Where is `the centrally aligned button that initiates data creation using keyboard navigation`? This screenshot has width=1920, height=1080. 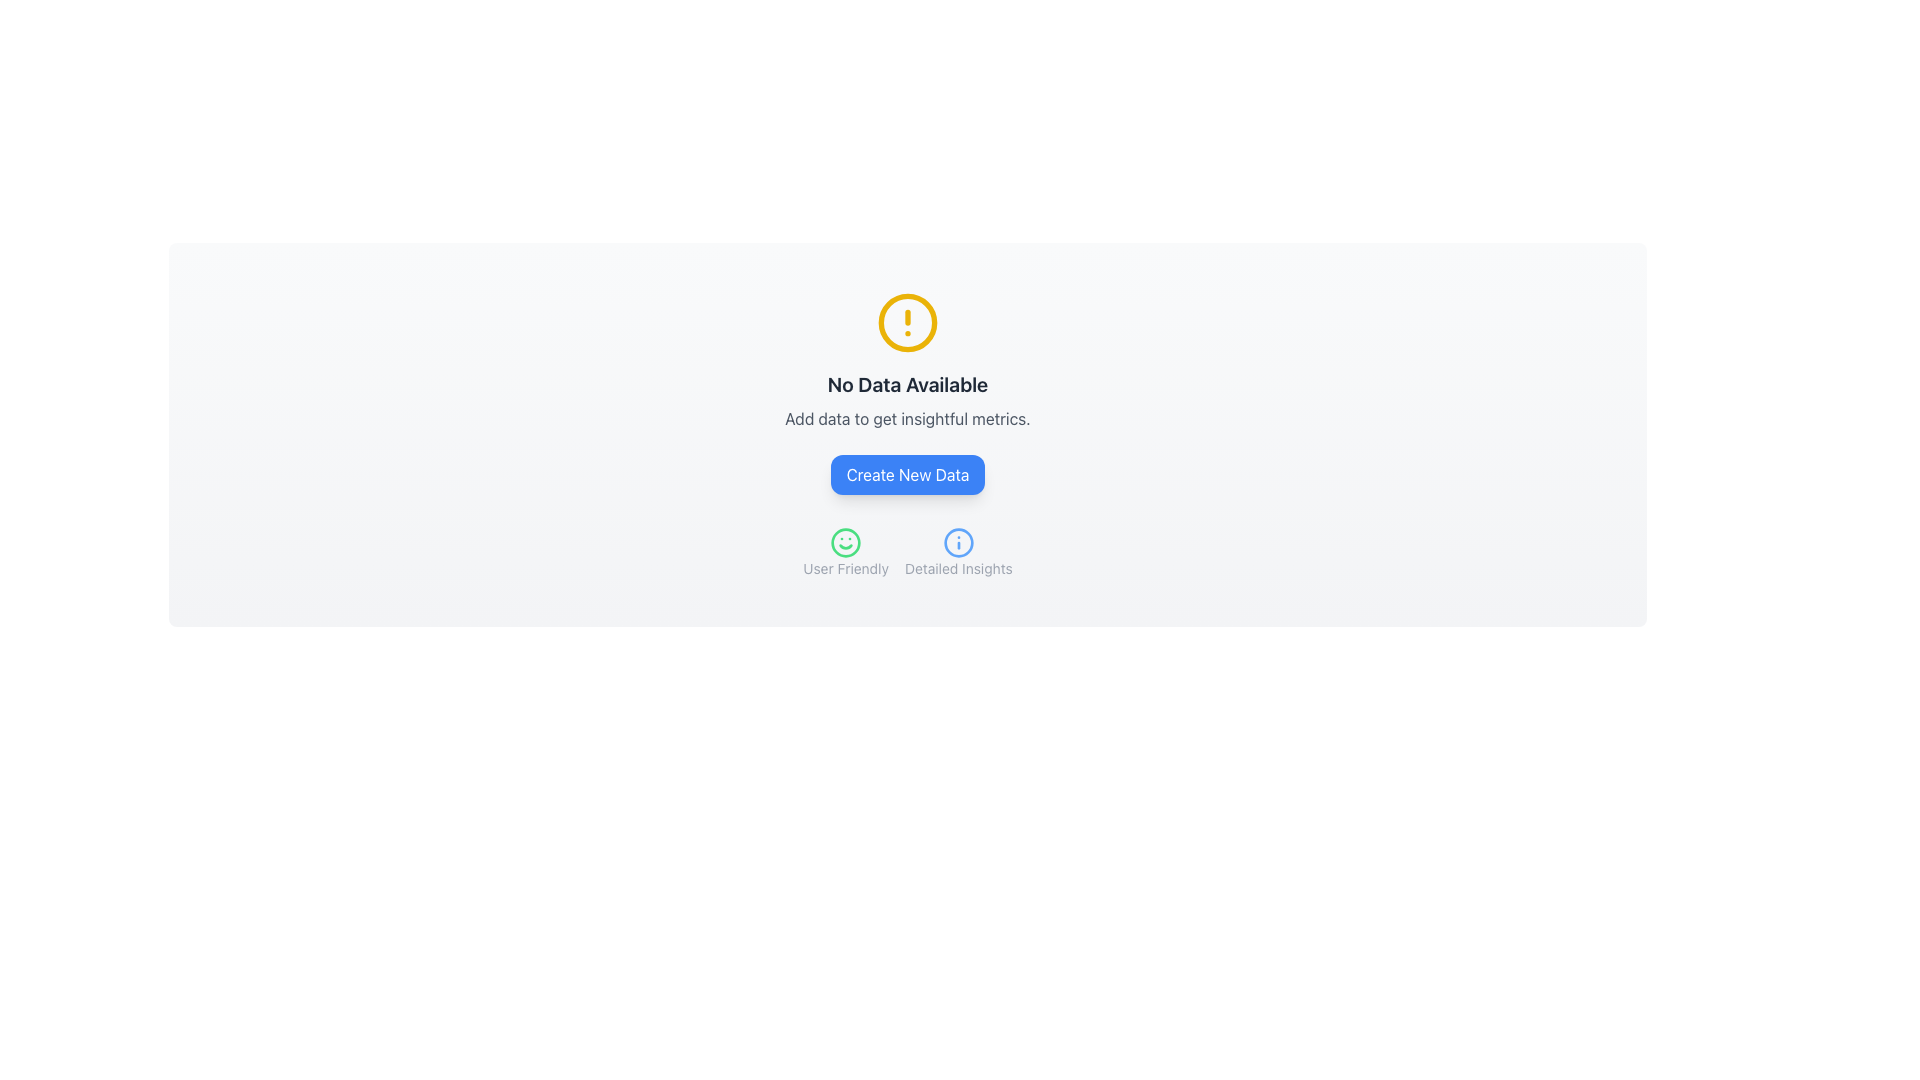 the centrally aligned button that initiates data creation using keyboard navigation is located at coordinates (906, 474).